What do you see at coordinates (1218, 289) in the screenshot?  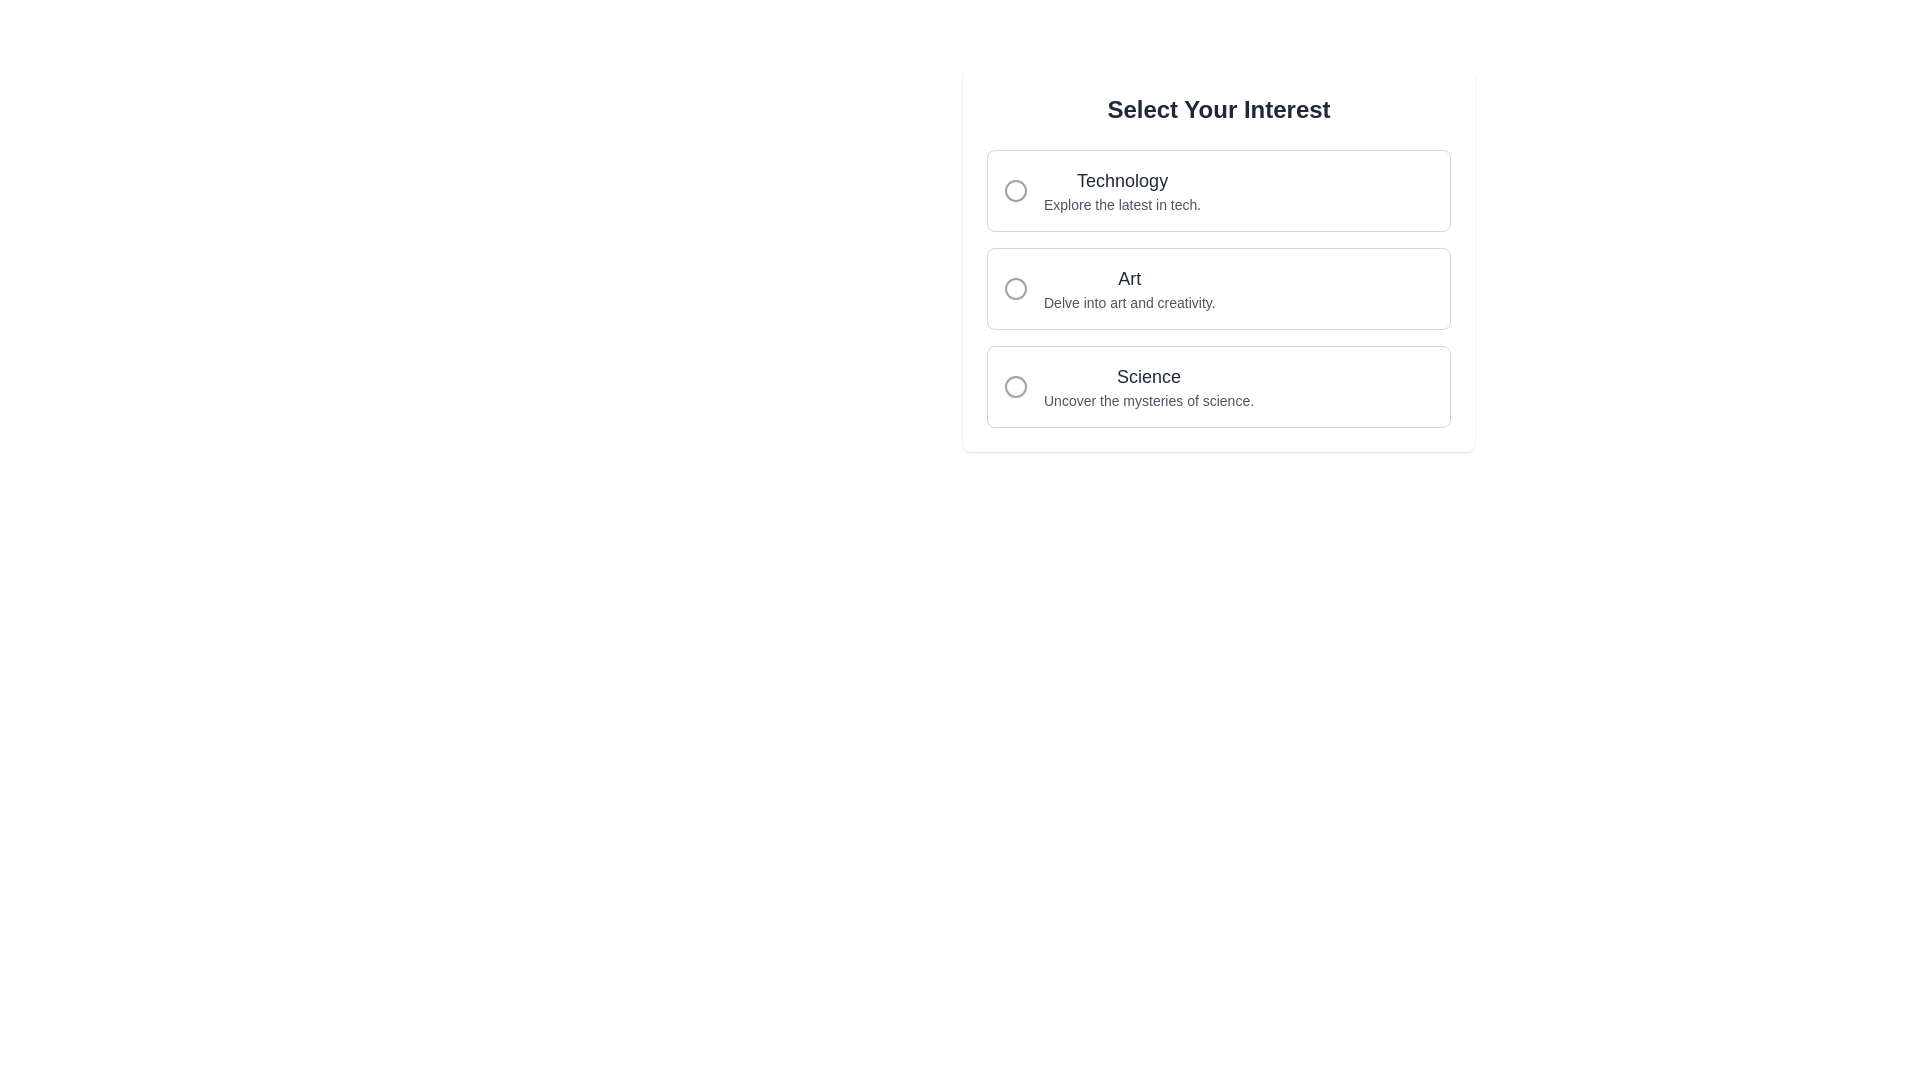 I see `the Radio Option Group element labeled 'Select Your Interest' that contains the options 'Technology', 'Art', and 'Science'` at bounding box center [1218, 289].